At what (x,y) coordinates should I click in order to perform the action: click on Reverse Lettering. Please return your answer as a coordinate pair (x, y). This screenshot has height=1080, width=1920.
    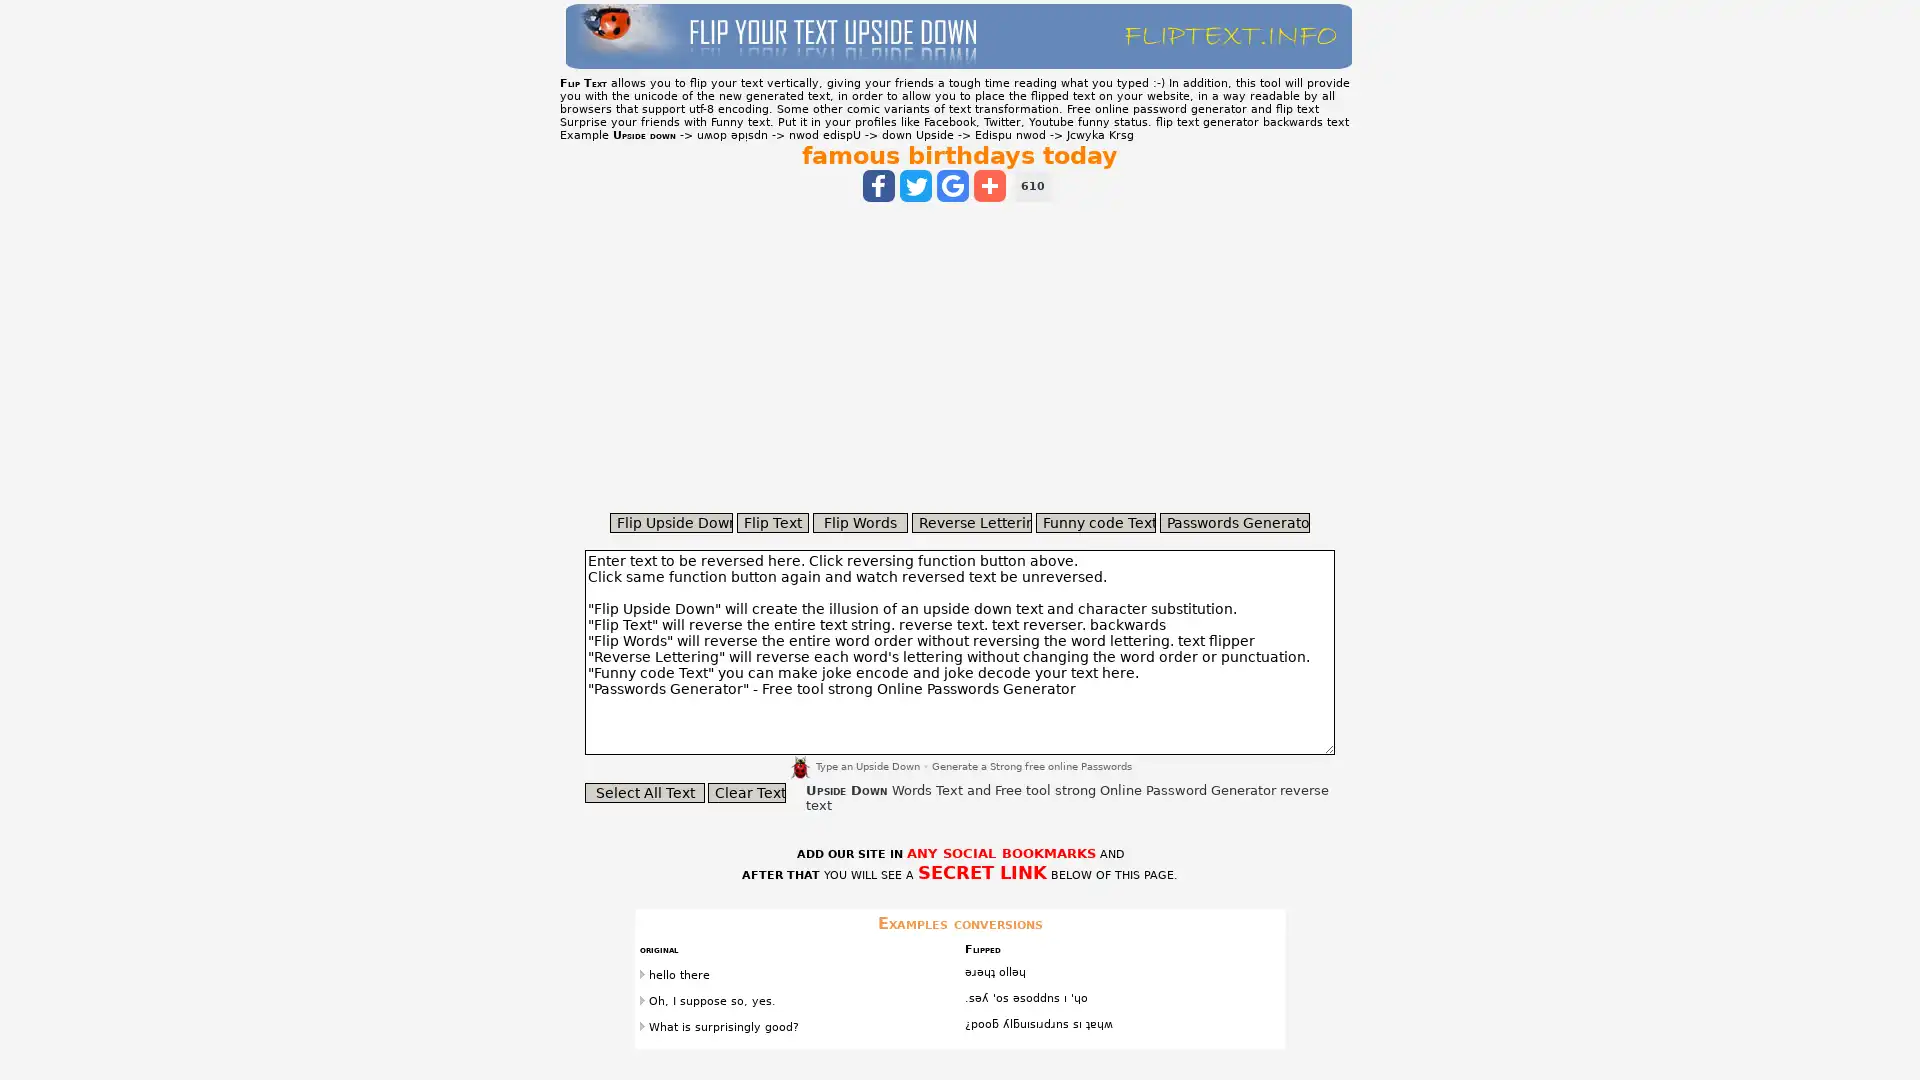
    Looking at the image, I should click on (971, 522).